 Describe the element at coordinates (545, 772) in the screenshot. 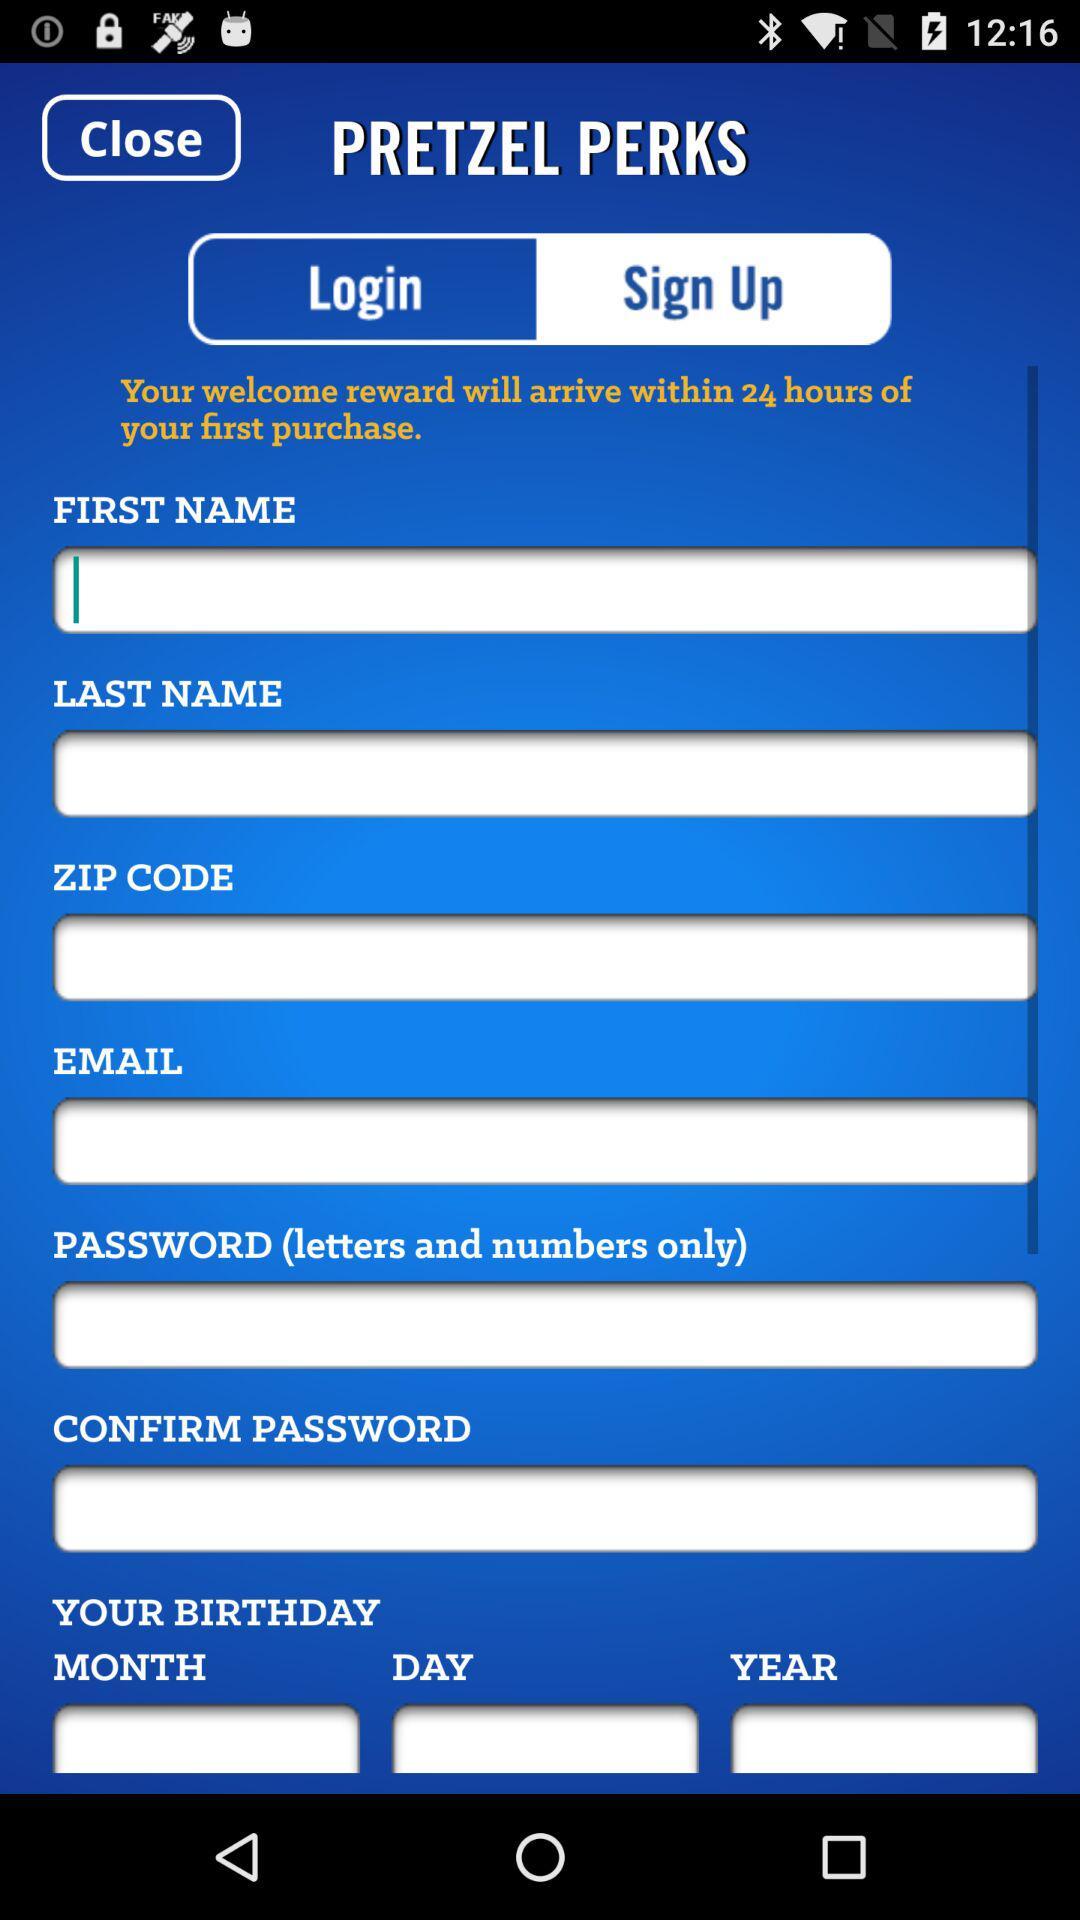

I see `the field below last name` at that location.